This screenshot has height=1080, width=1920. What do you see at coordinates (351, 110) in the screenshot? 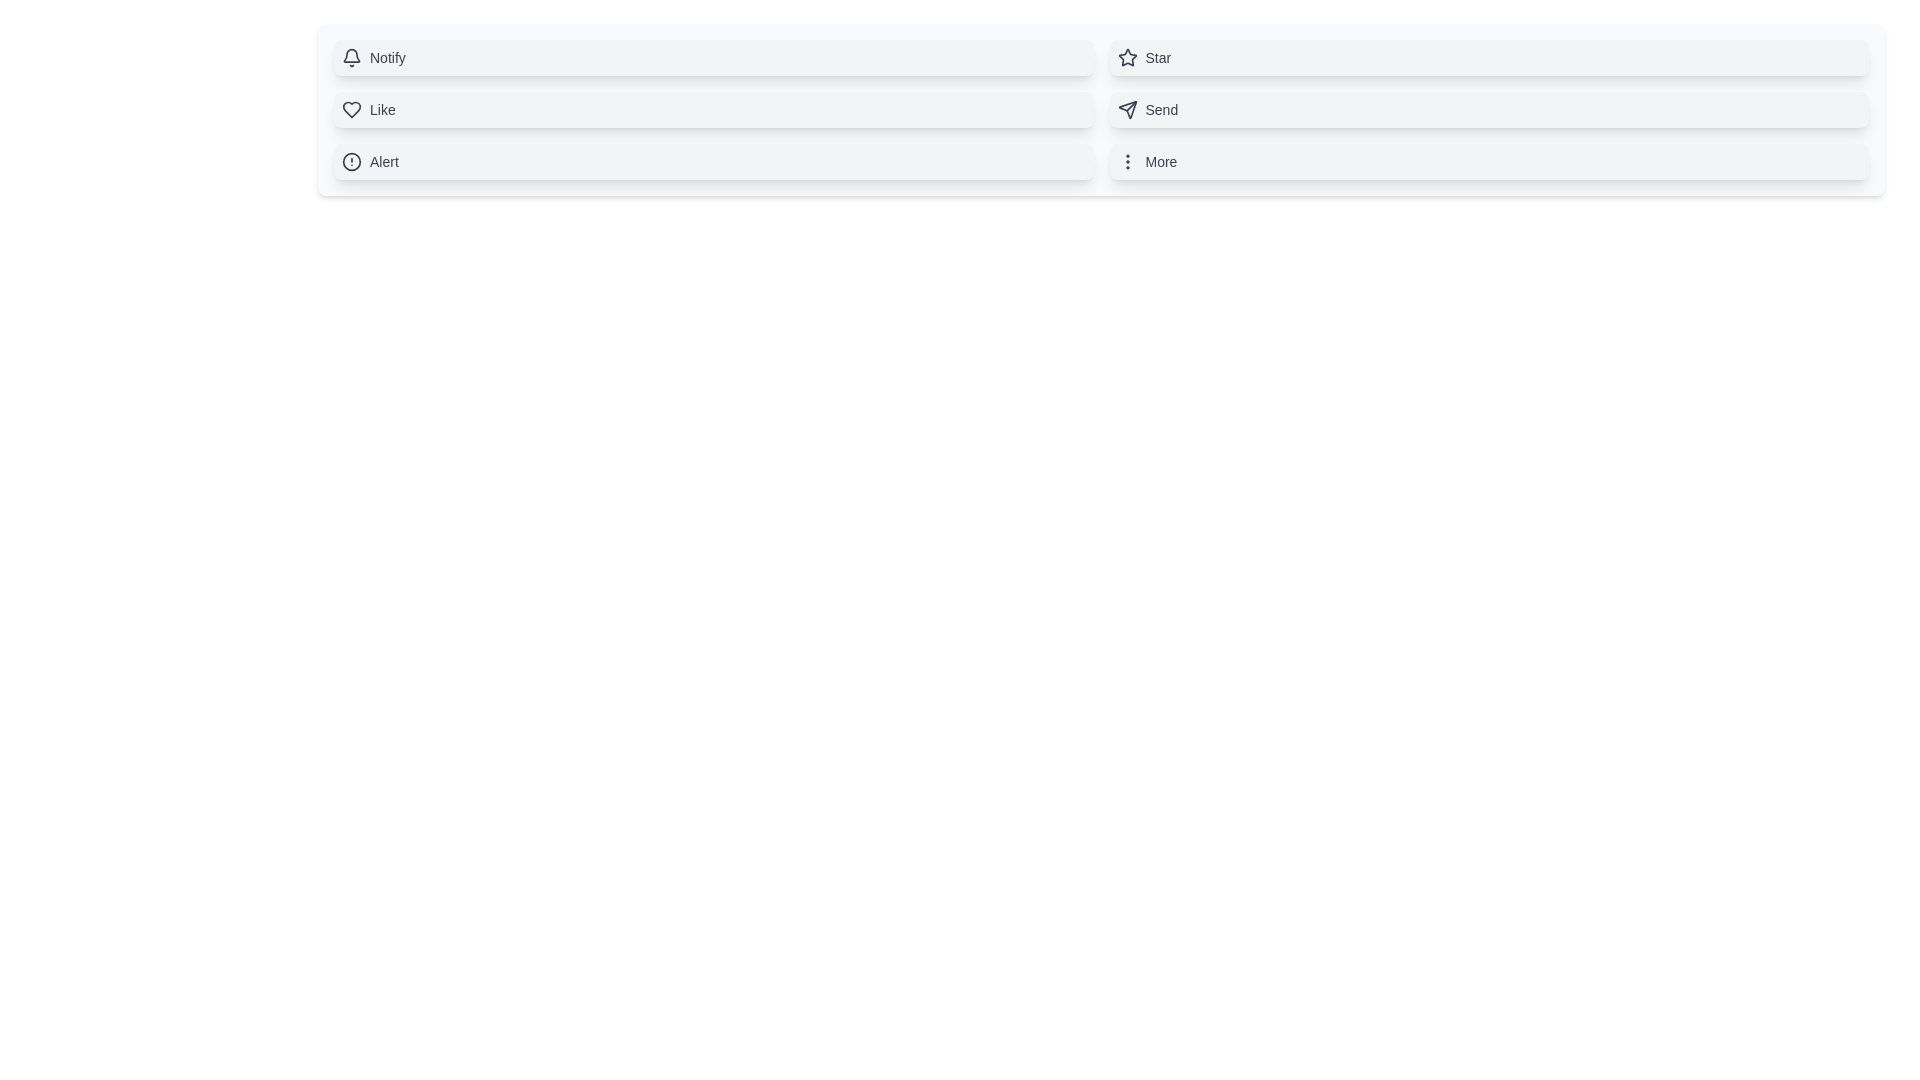
I see `the heart-shaped icon located as the second item in a vertical list, positioned between the 'Notify' icon above and the 'Alert' icon below` at bounding box center [351, 110].